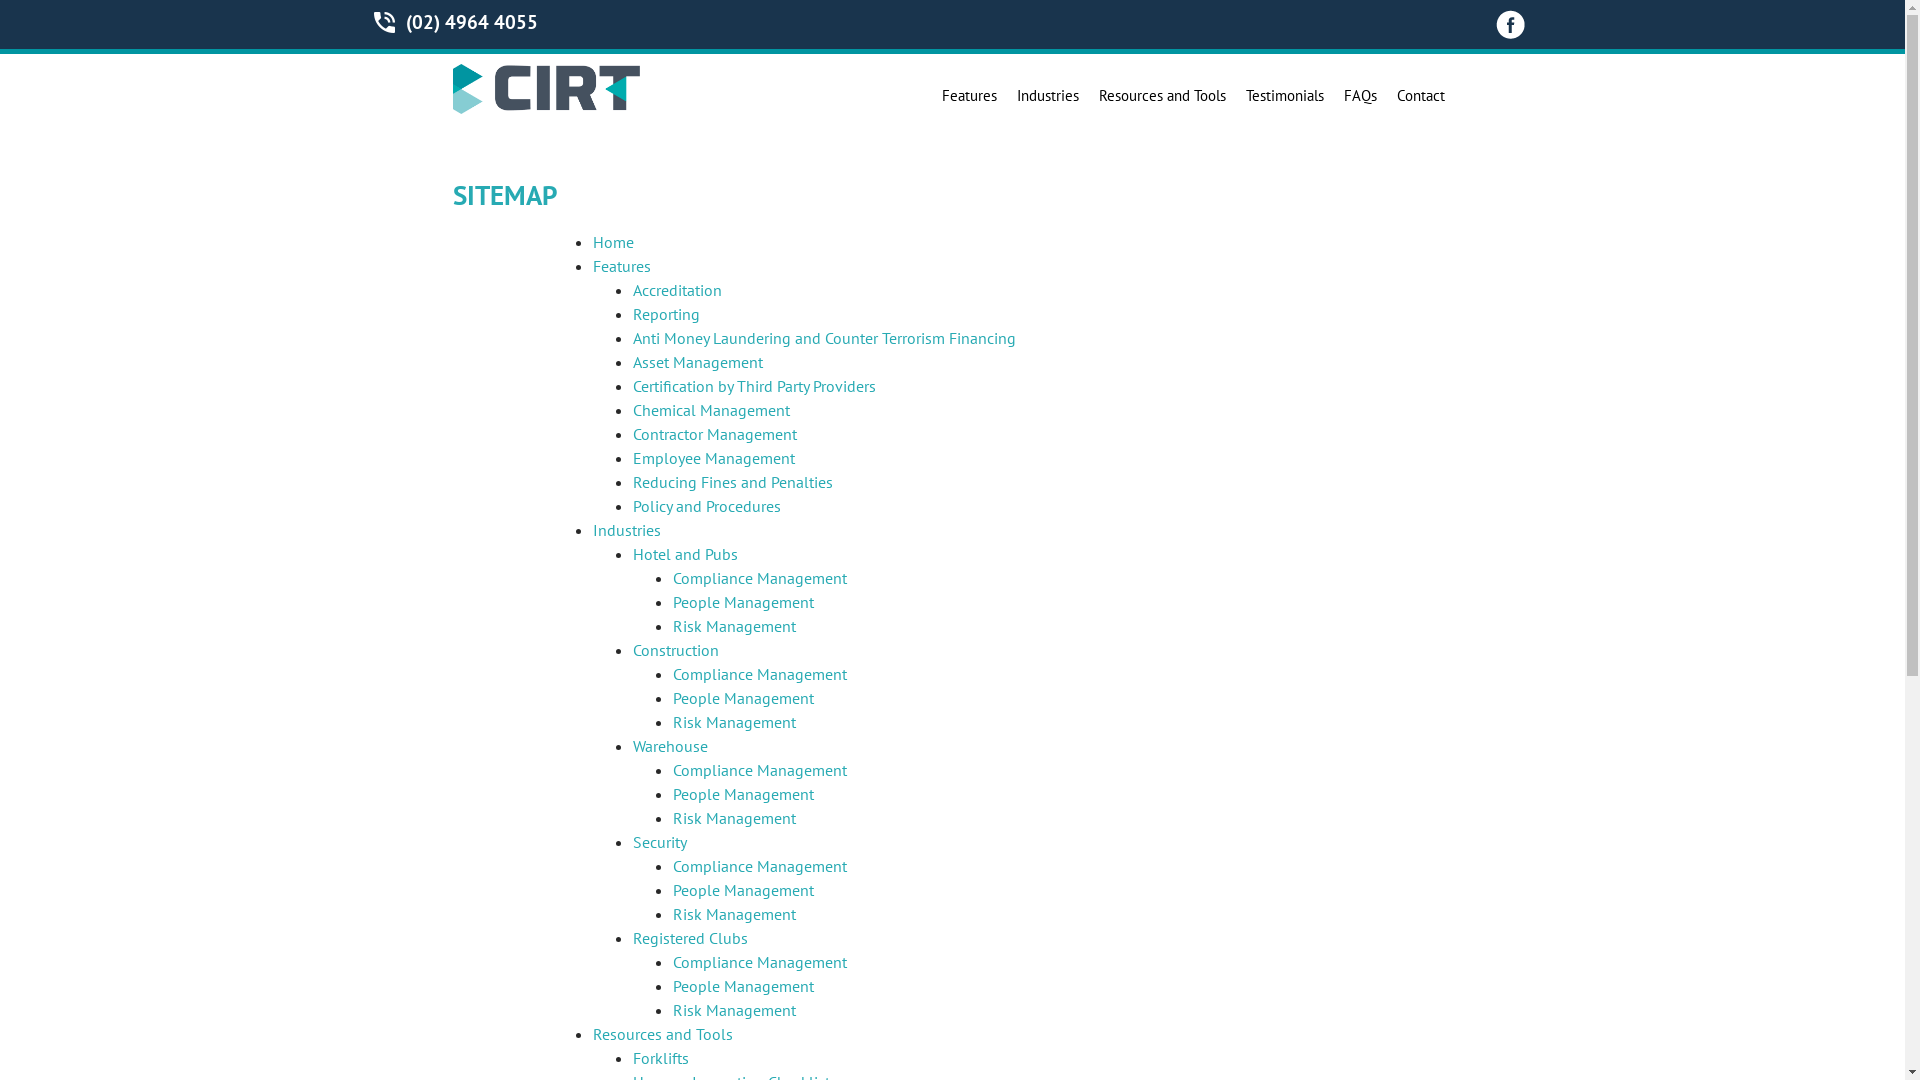 This screenshot has height=1080, width=1920. Describe the element at coordinates (631, 841) in the screenshot. I see `'Security'` at that location.